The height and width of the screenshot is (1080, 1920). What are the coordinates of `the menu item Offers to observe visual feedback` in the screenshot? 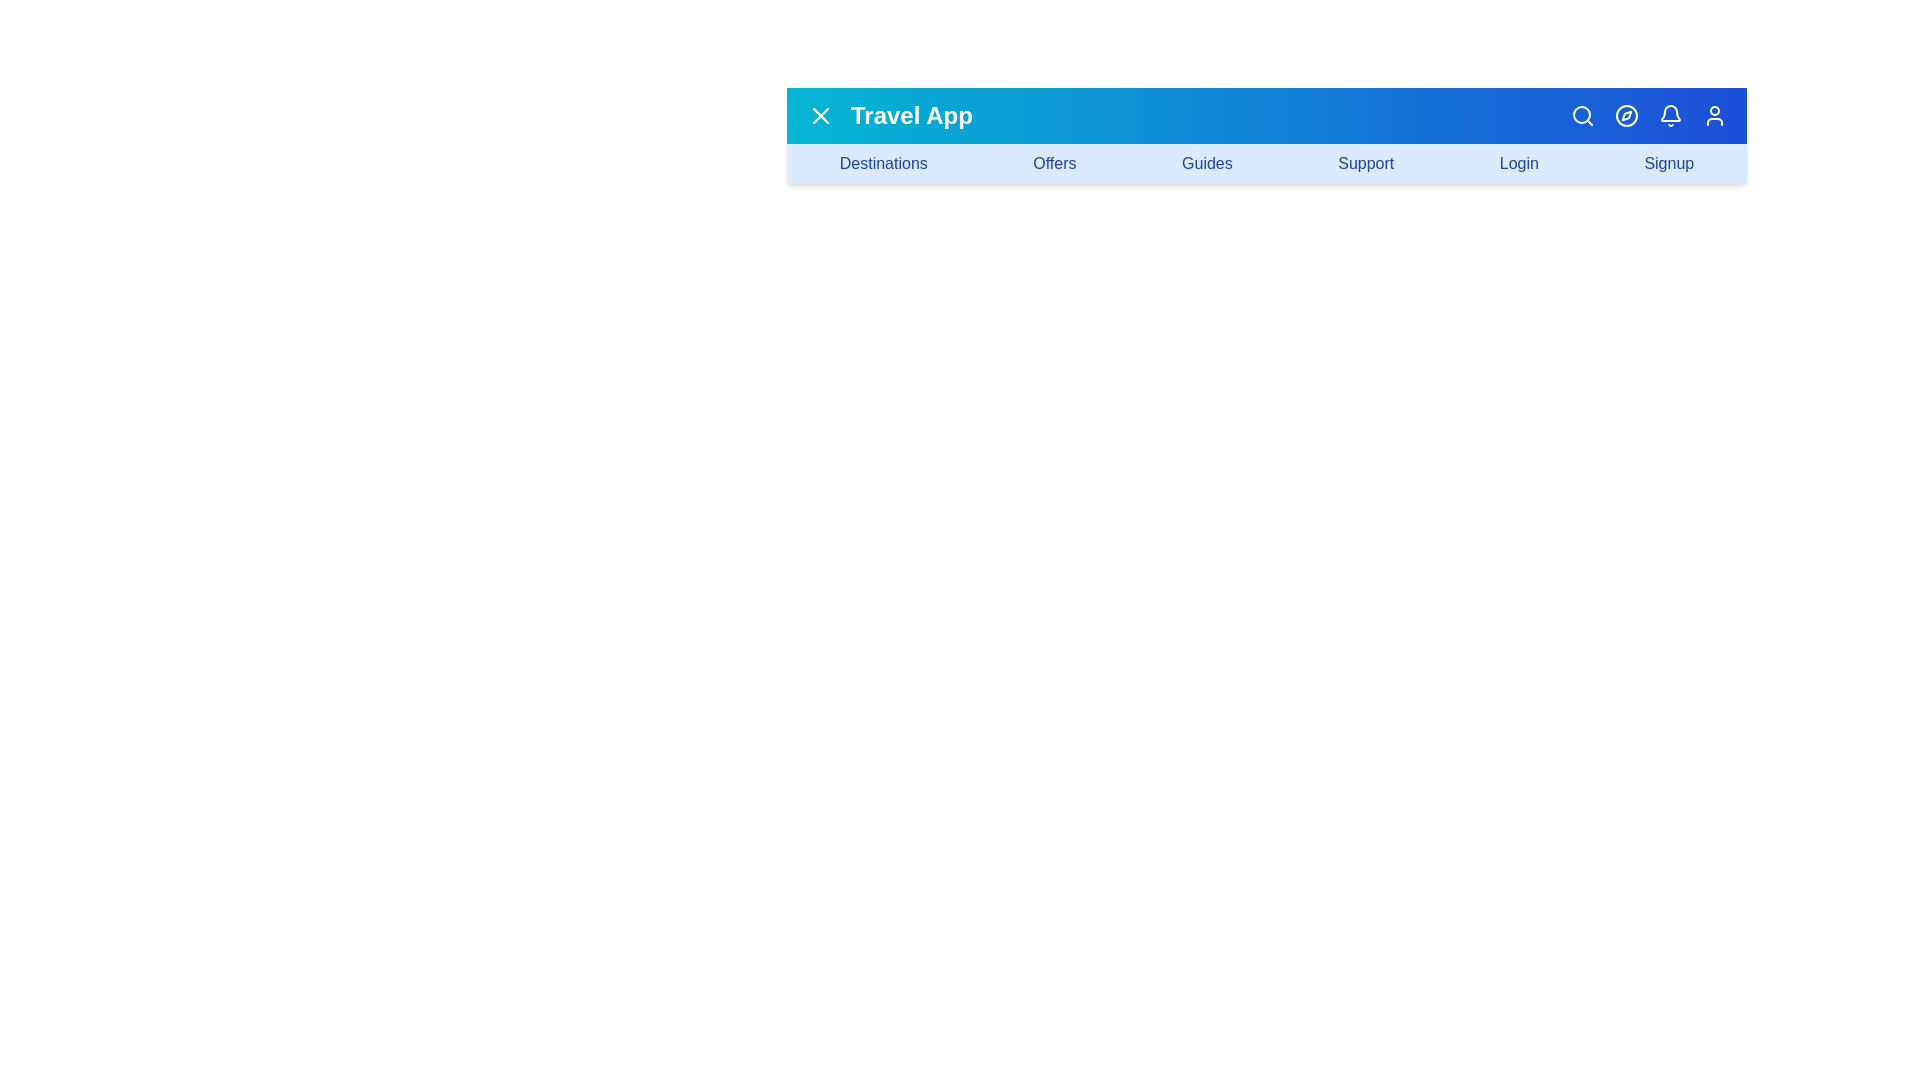 It's located at (1053, 163).